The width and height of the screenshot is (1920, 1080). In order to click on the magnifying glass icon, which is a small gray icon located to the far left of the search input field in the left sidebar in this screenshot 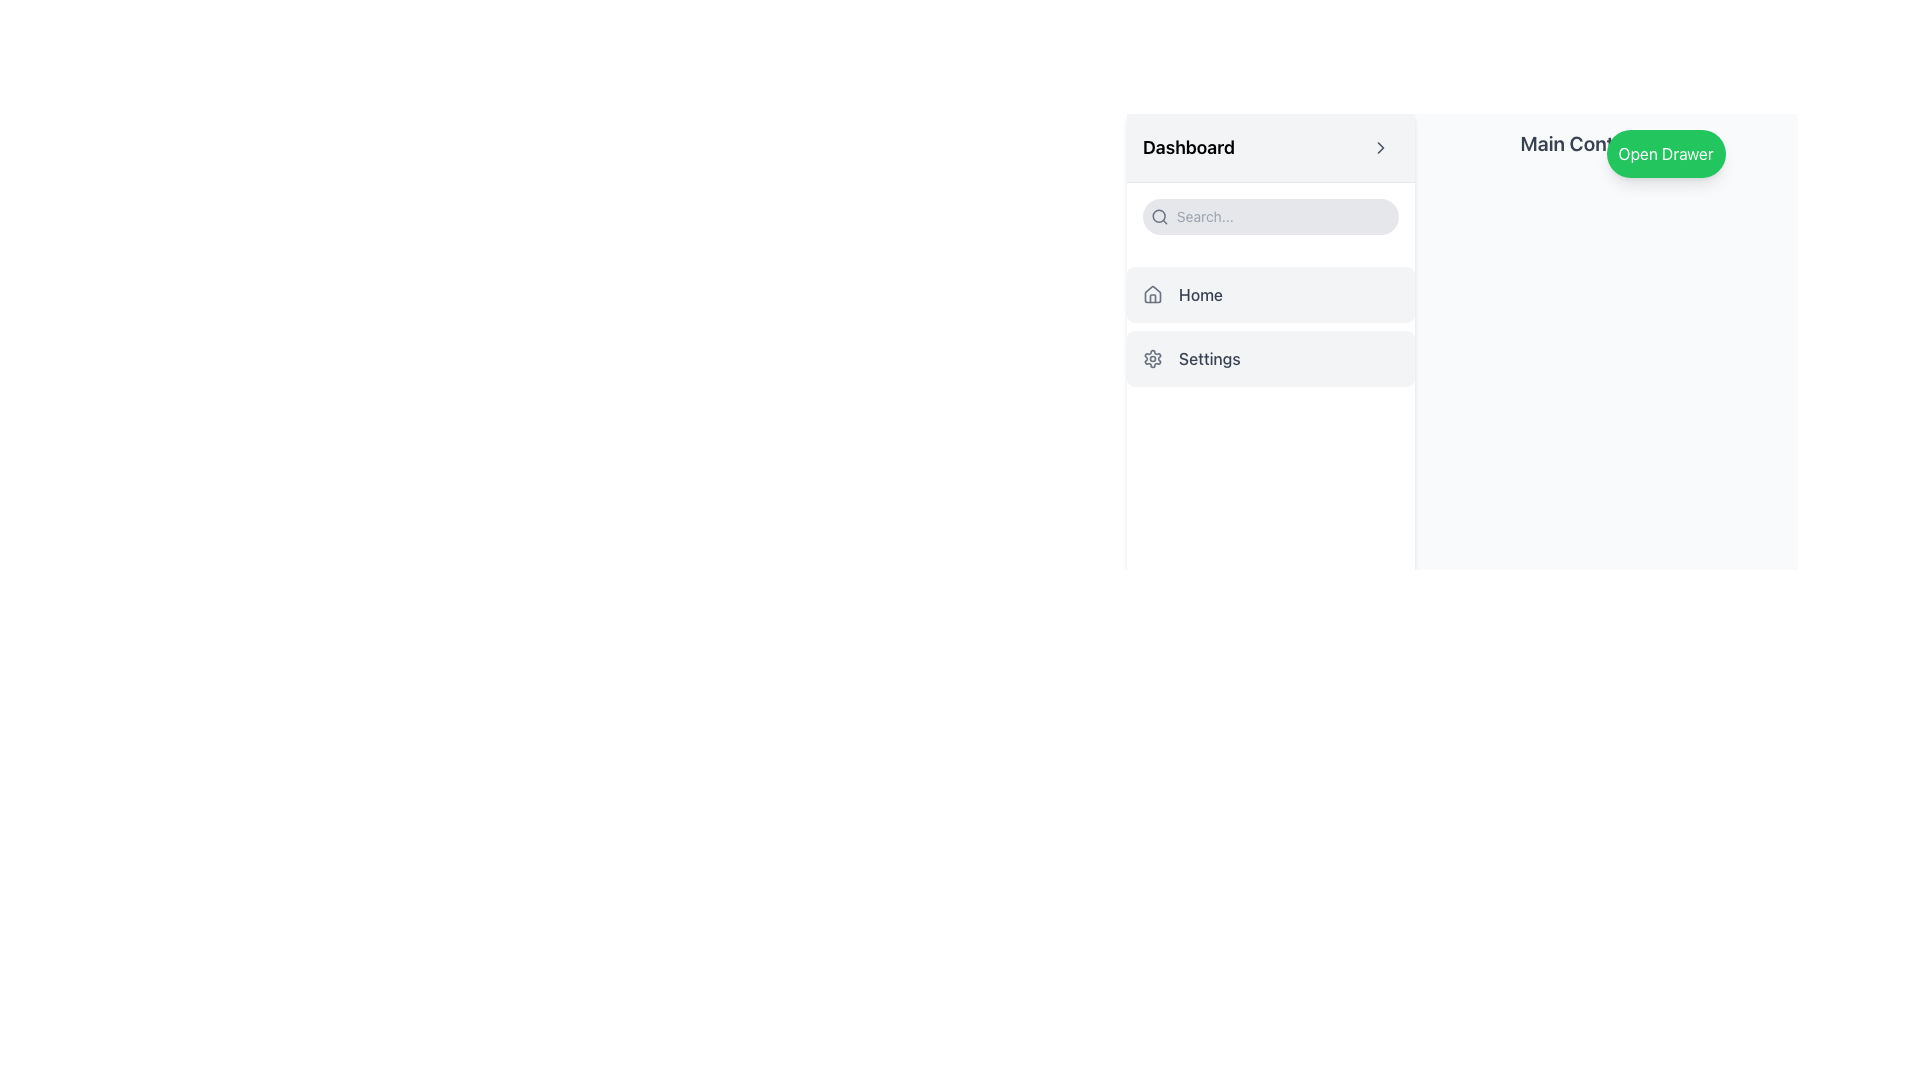, I will do `click(1159, 216)`.